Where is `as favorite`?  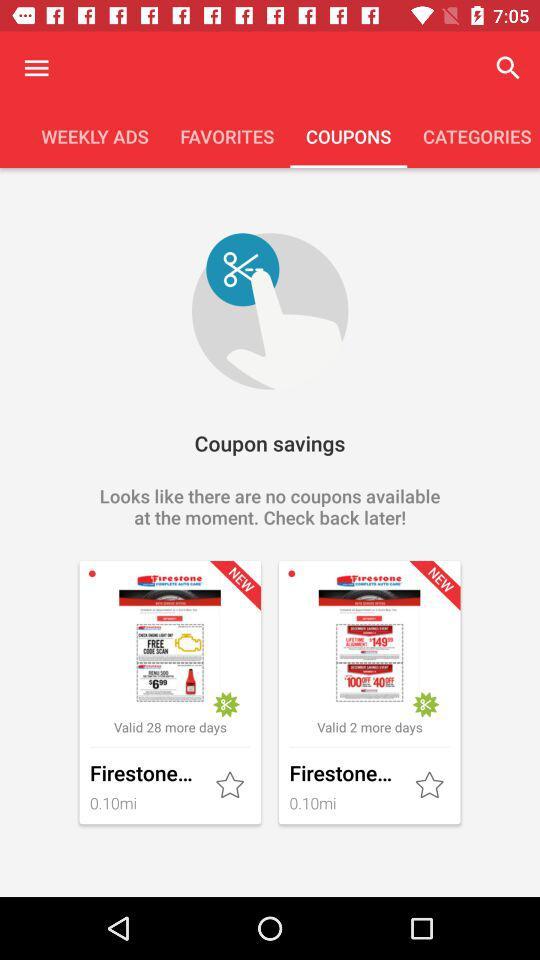 as favorite is located at coordinates (231, 786).